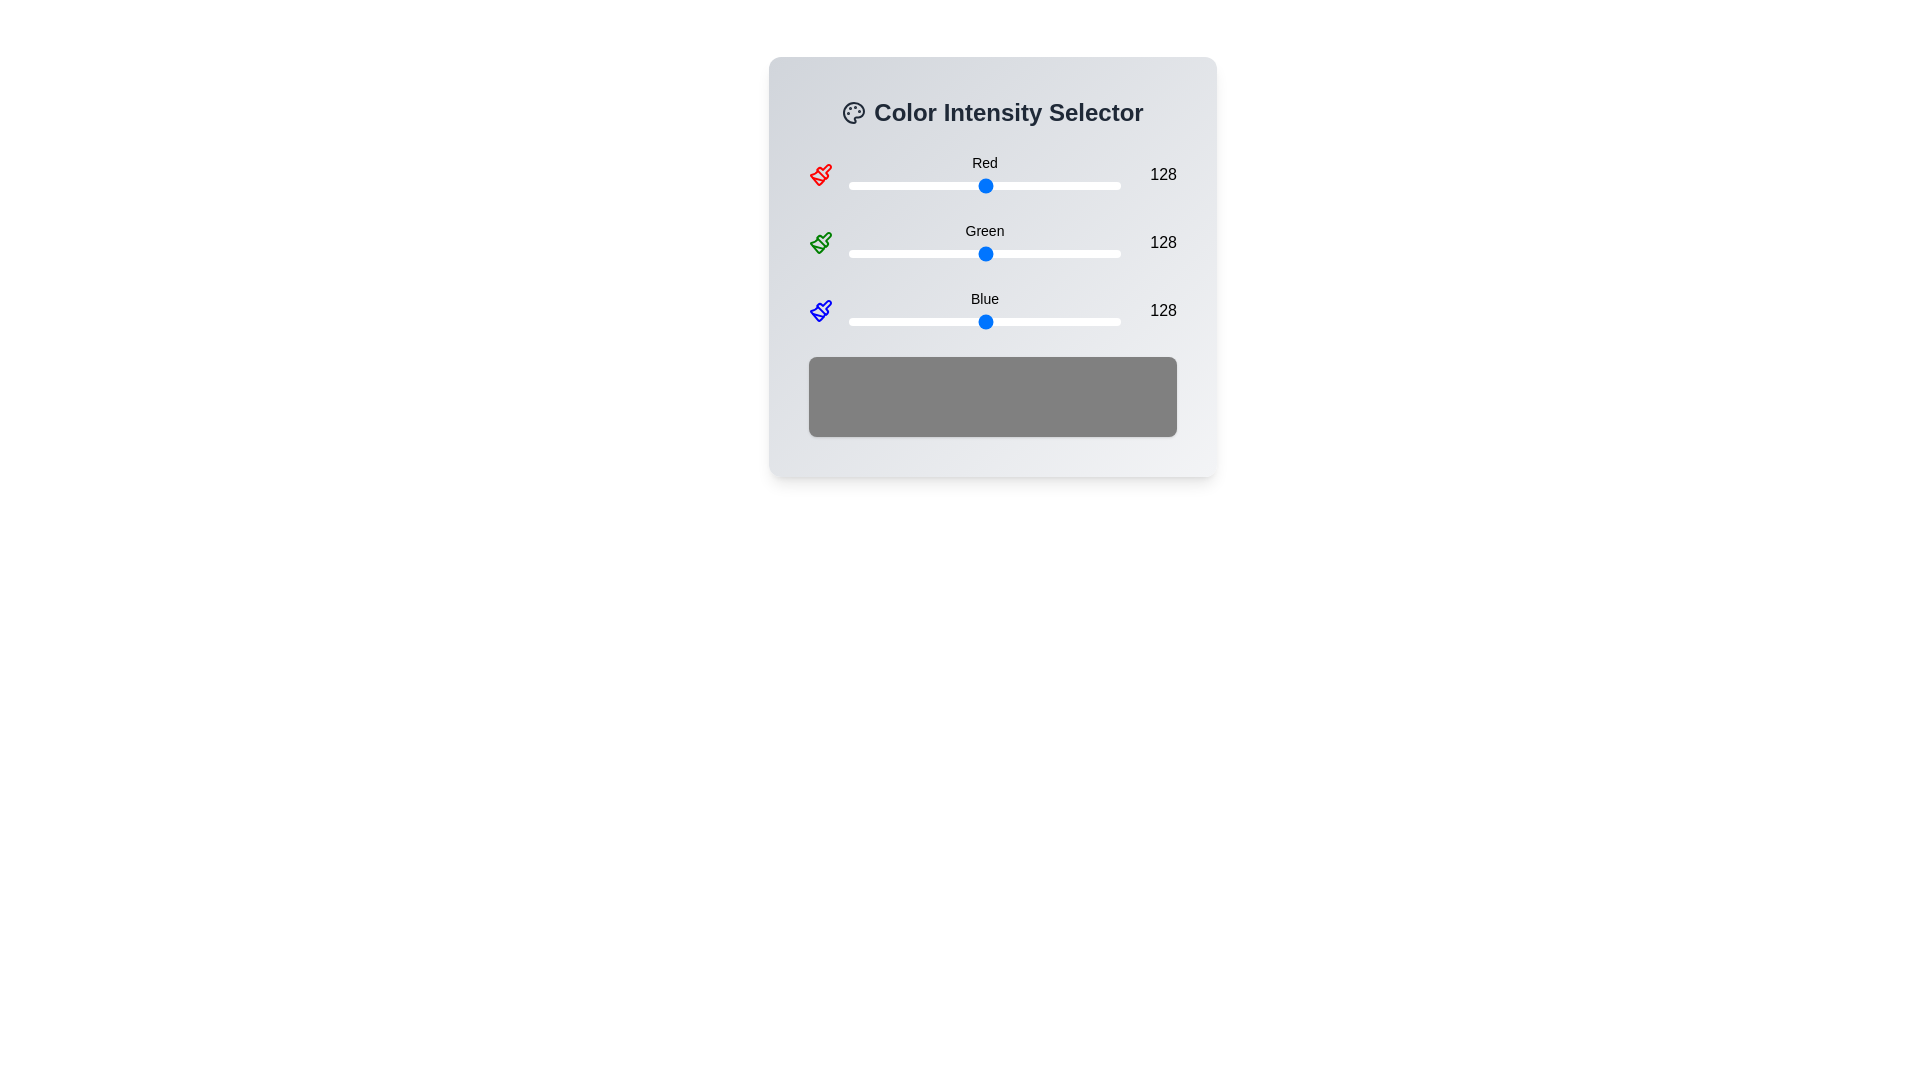 This screenshot has height=1080, width=1920. Describe the element at coordinates (984, 185) in the screenshot. I see `the range slider element located under the 'Red' label for keyboard adjustments` at that location.